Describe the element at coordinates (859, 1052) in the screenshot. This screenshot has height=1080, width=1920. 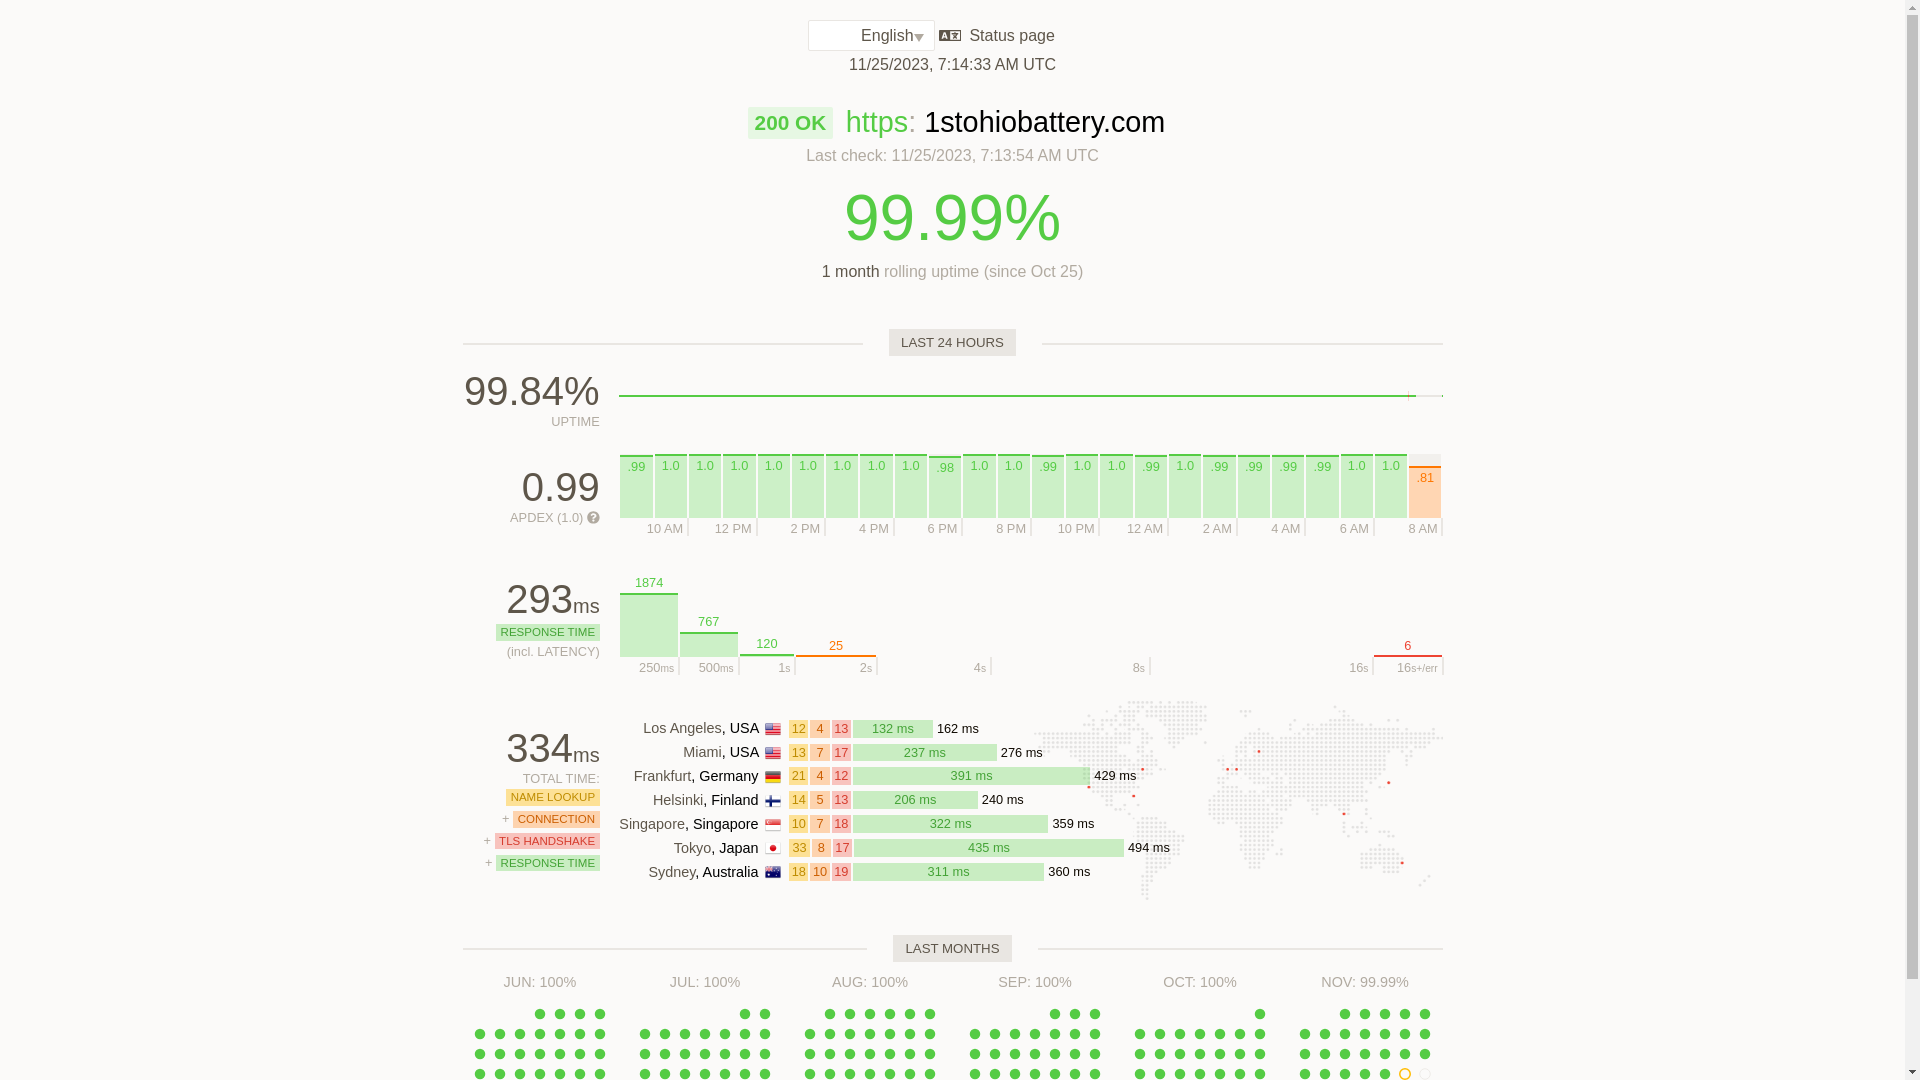
I see `'<small>Aug 17:</small> No downtime'` at that location.